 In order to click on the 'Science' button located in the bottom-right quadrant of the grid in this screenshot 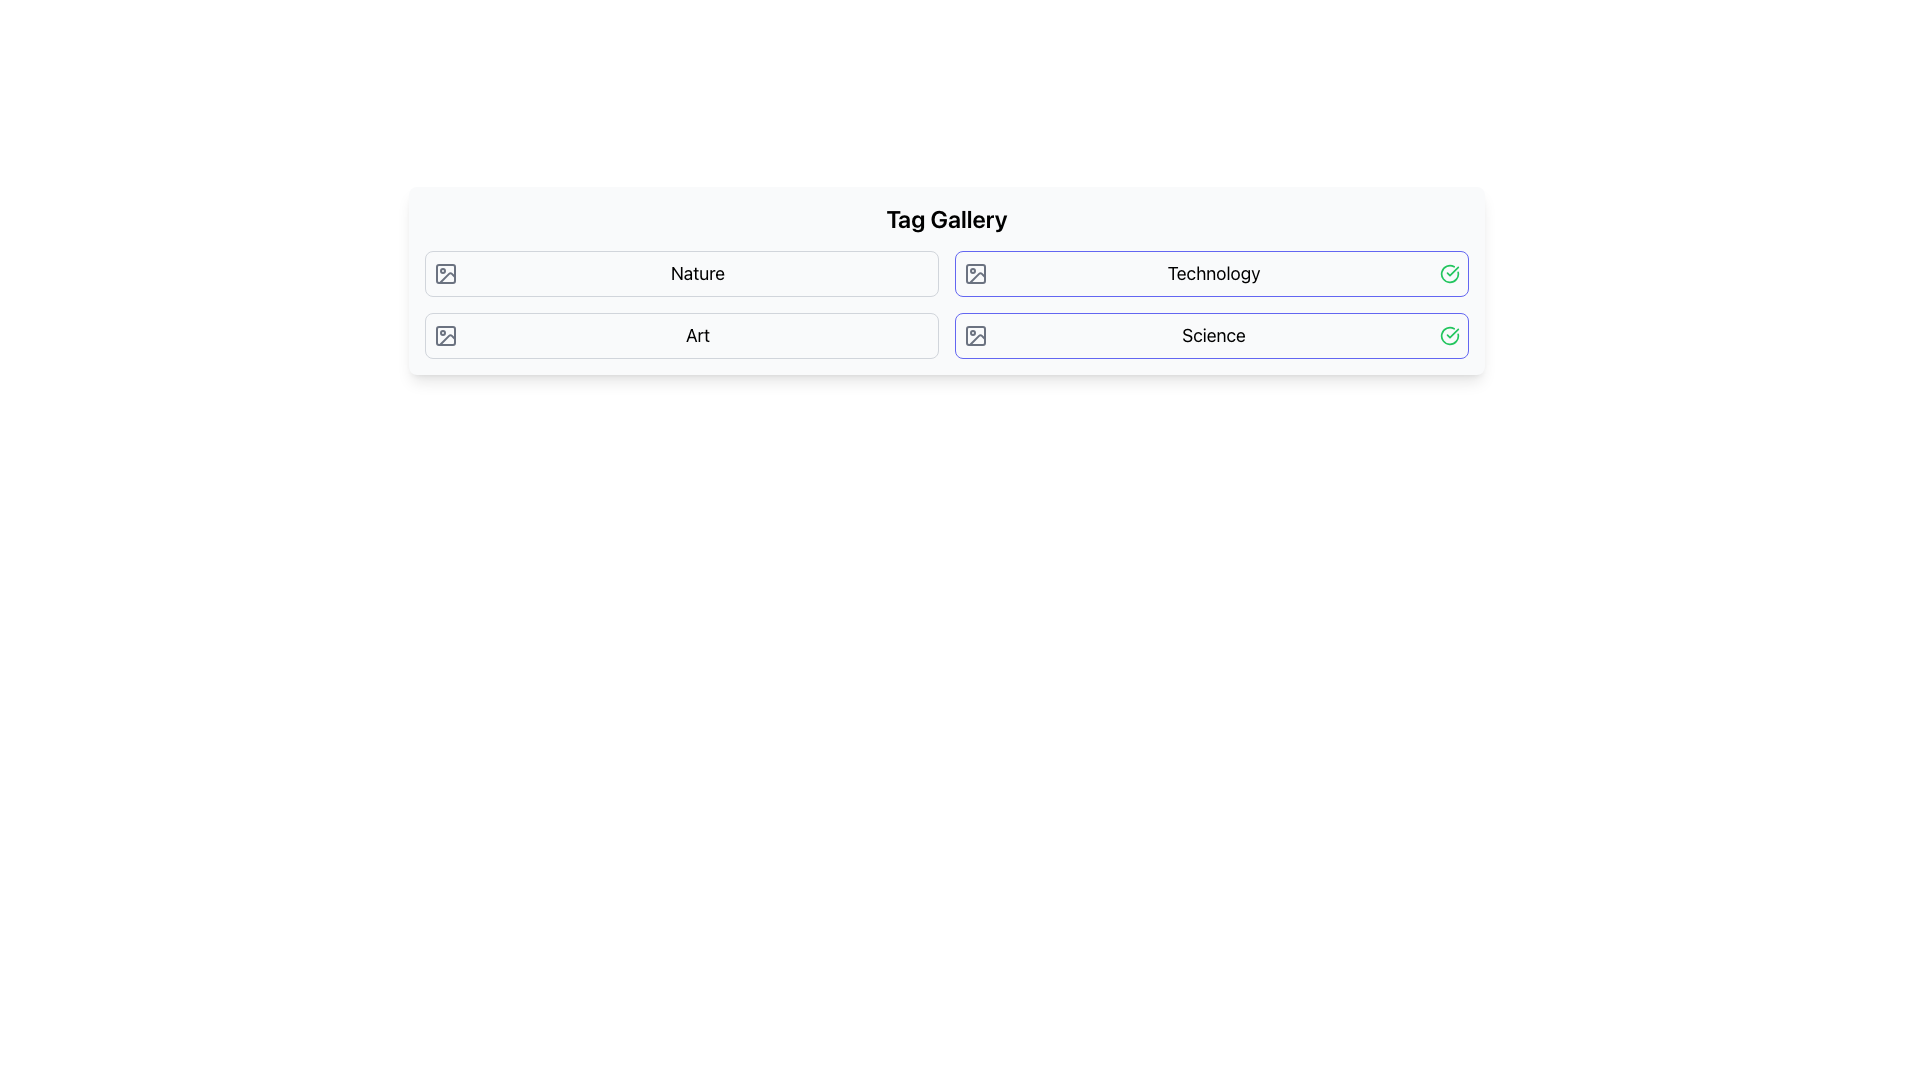, I will do `click(1210, 334)`.